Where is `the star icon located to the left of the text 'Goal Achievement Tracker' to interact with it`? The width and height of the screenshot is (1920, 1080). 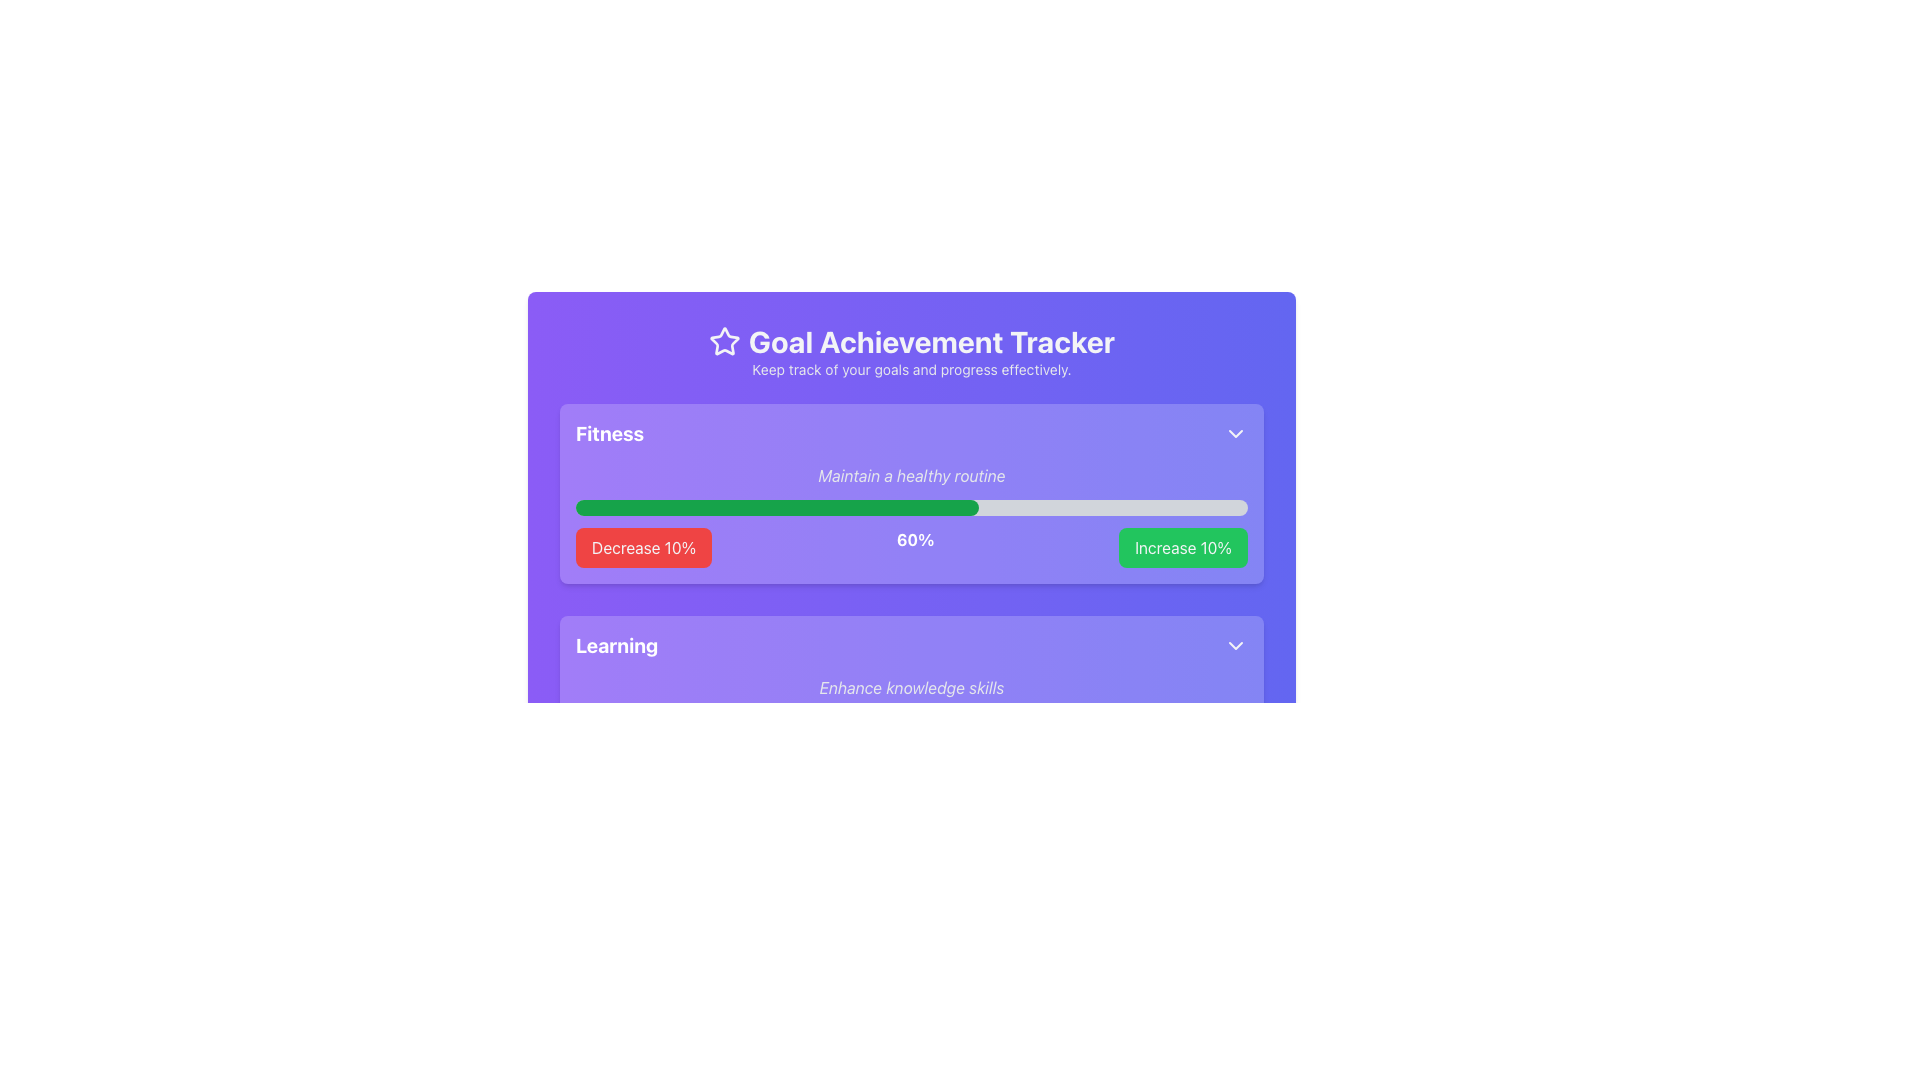
the star icon located to the left of the text 'Goal Achievement Tracker' to interact with it is located at coordinates (723, 341).